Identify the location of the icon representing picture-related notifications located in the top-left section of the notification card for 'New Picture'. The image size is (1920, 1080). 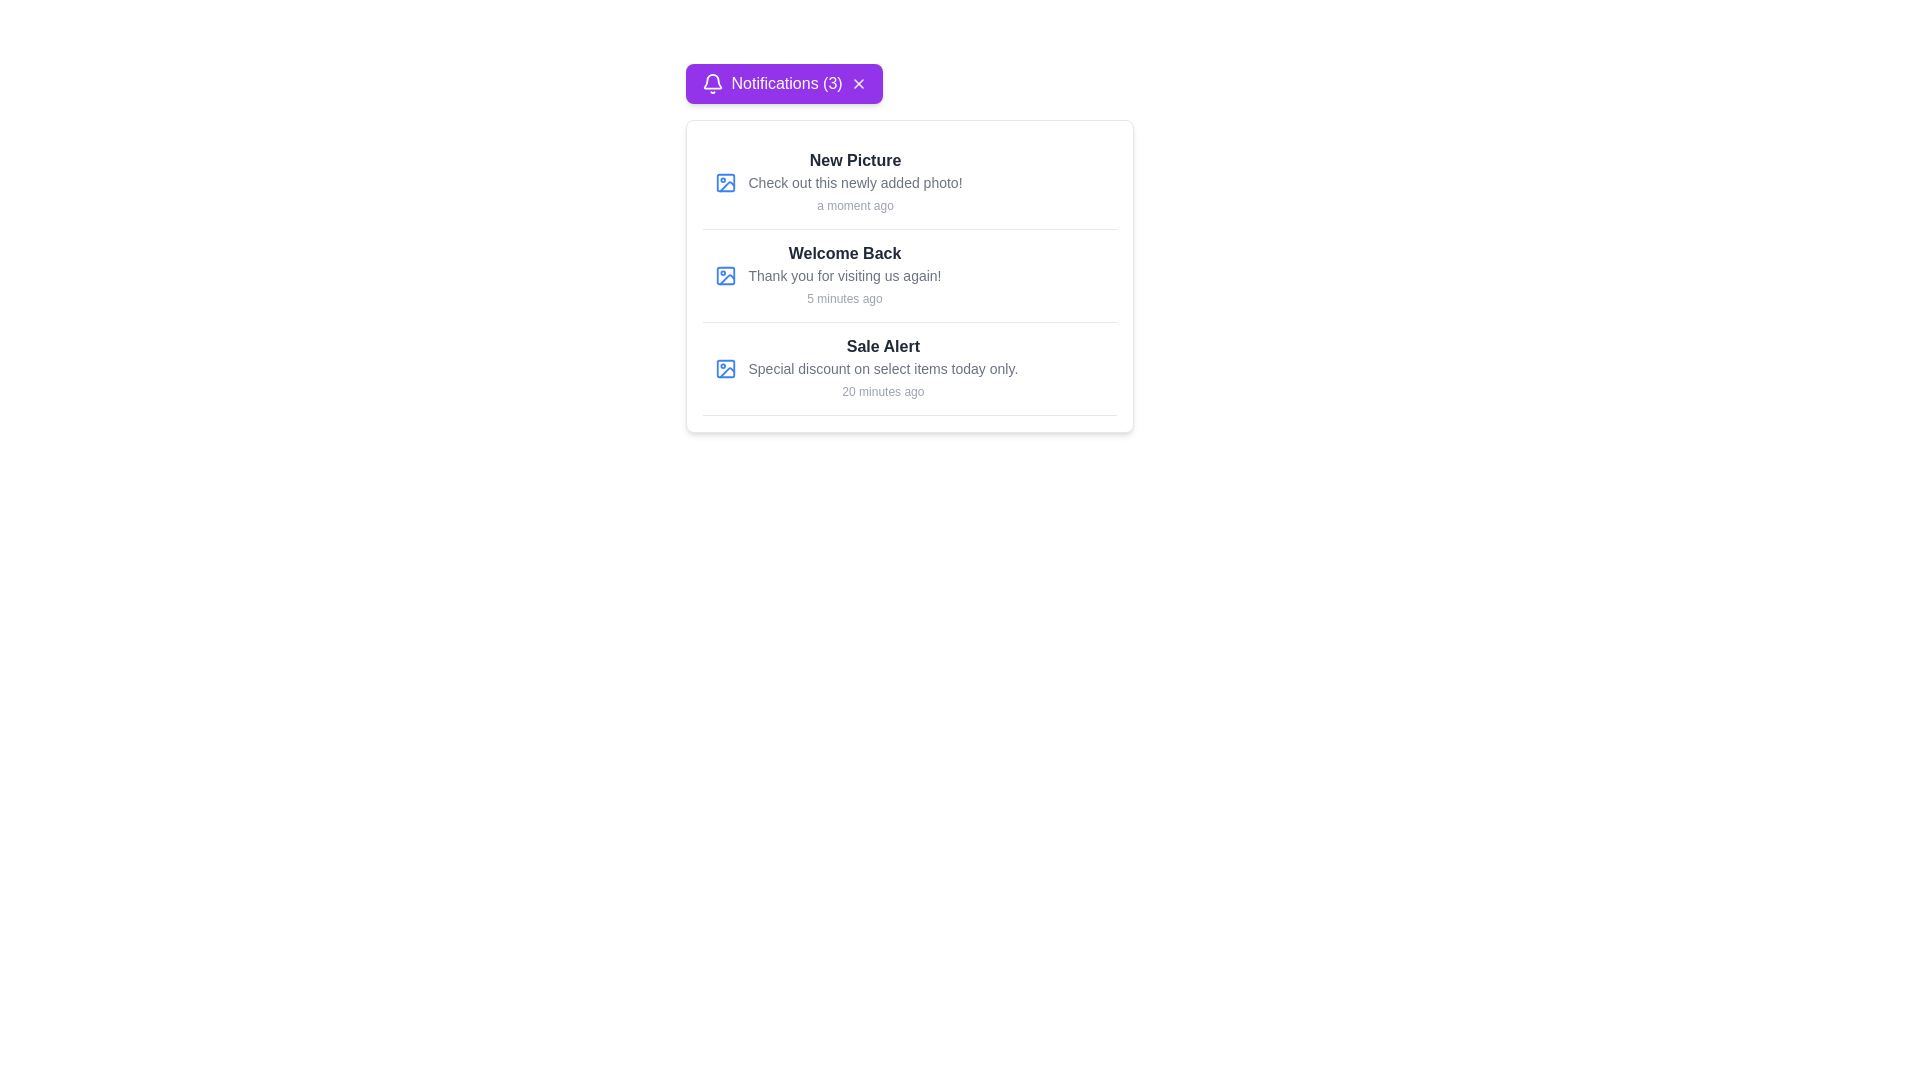
(724, 182).